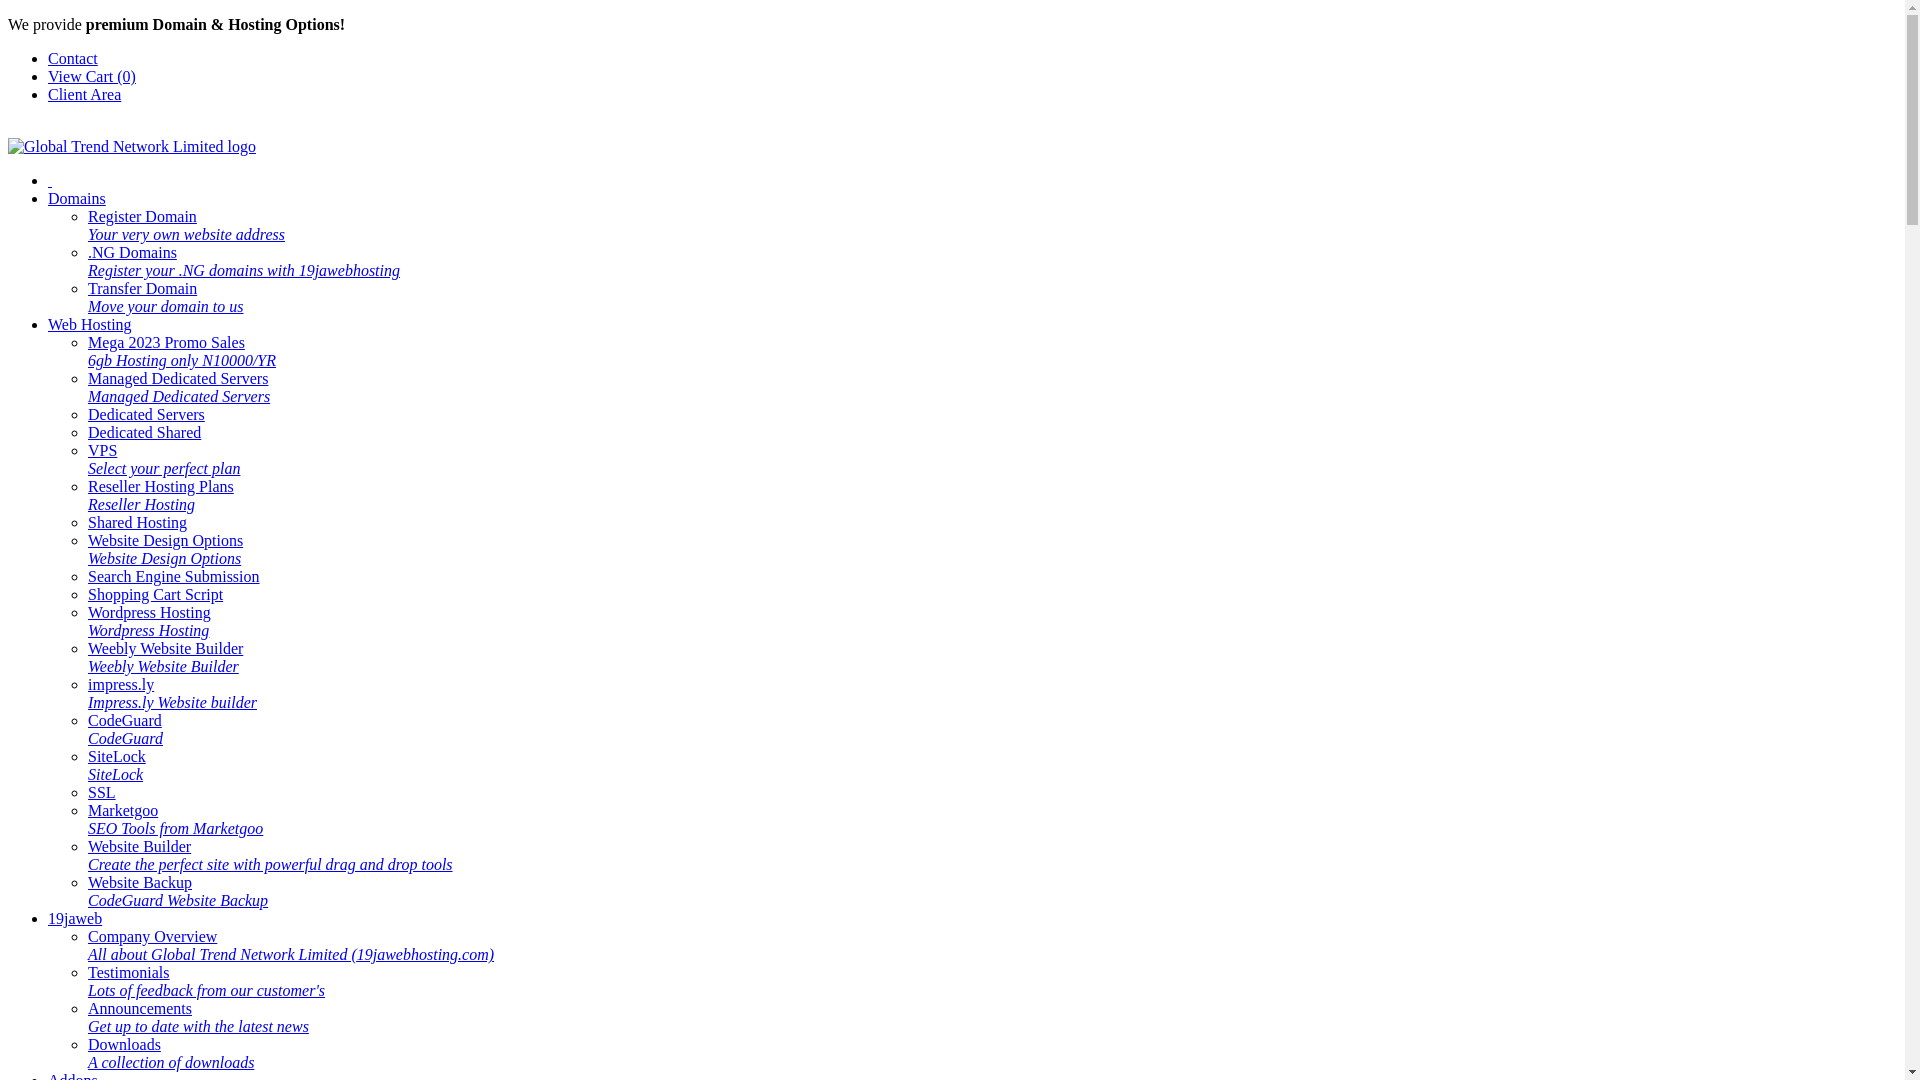 The image size is (1920, 1080). Describe the element at coordinates (48, 323) in the screenshot. I see `'Web Hosting'` at that location.